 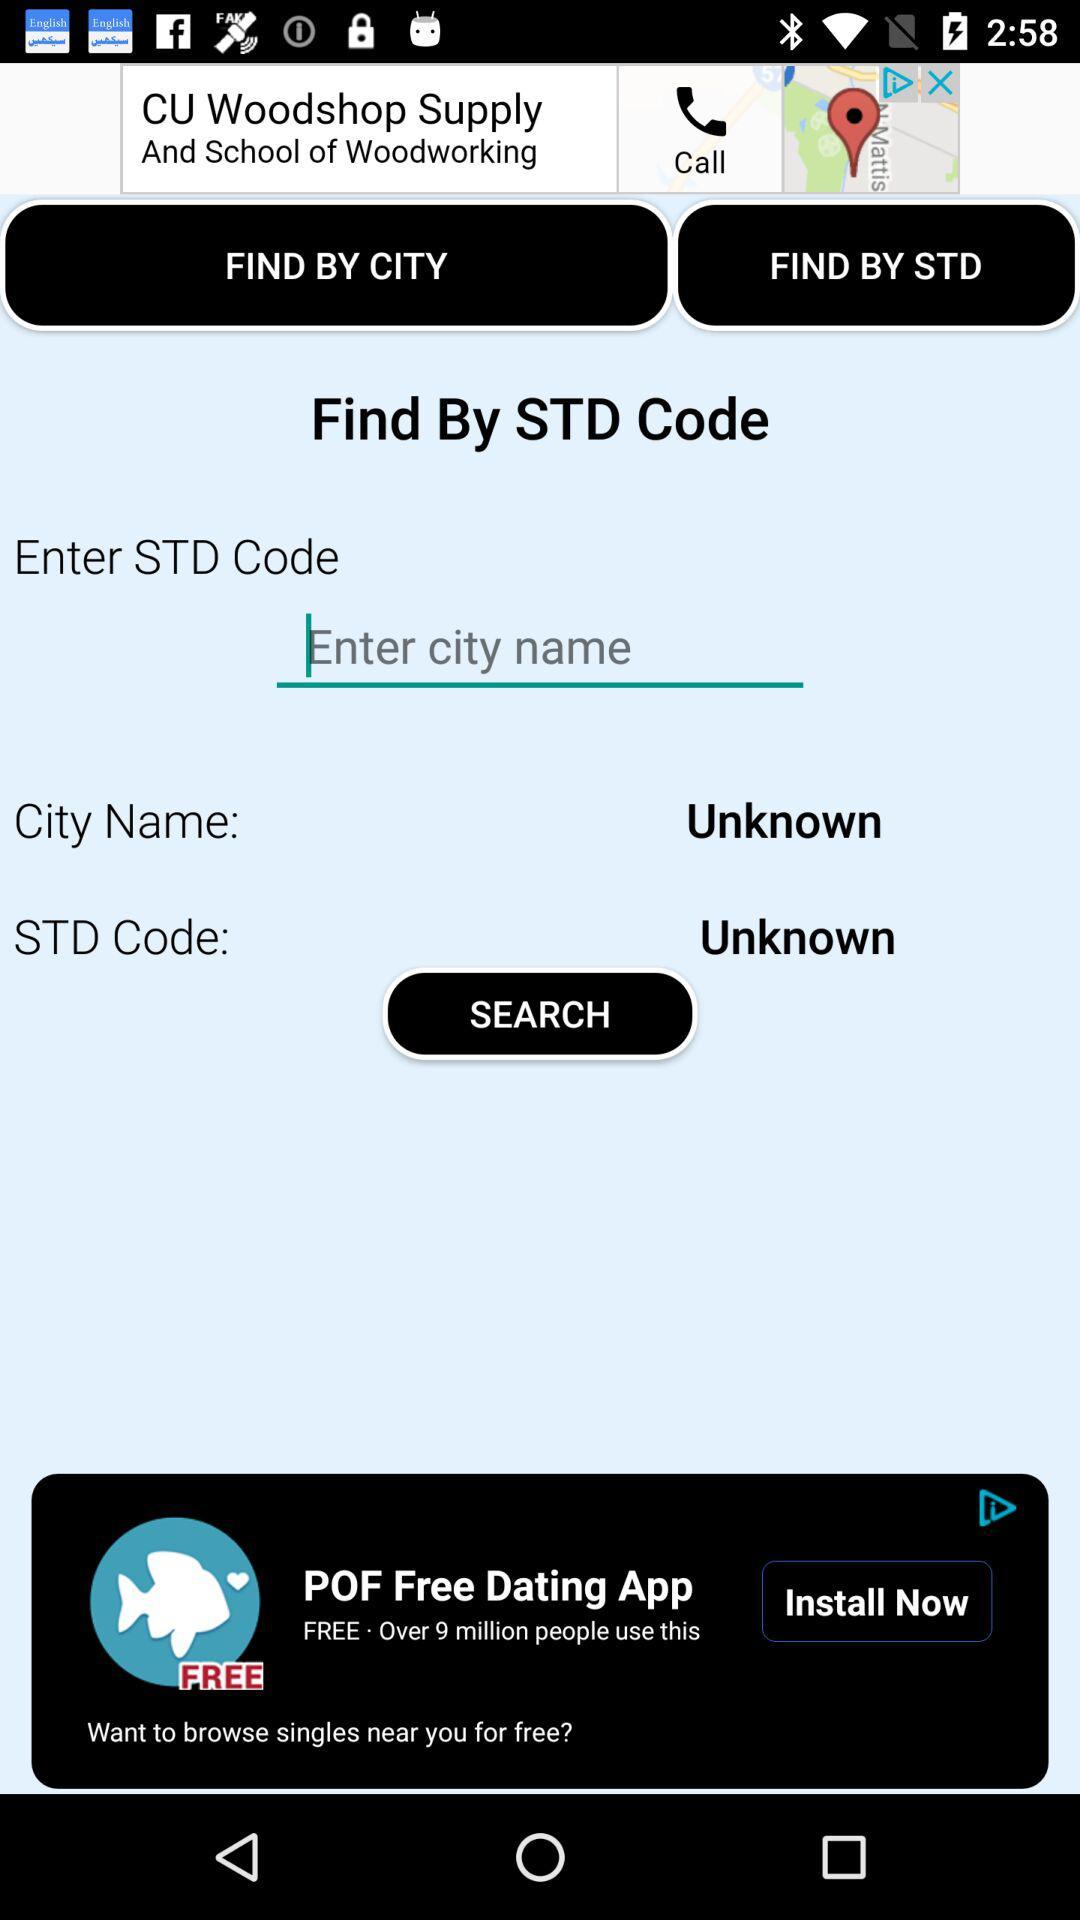 I want to click on location option, so click(x=540, y=127).